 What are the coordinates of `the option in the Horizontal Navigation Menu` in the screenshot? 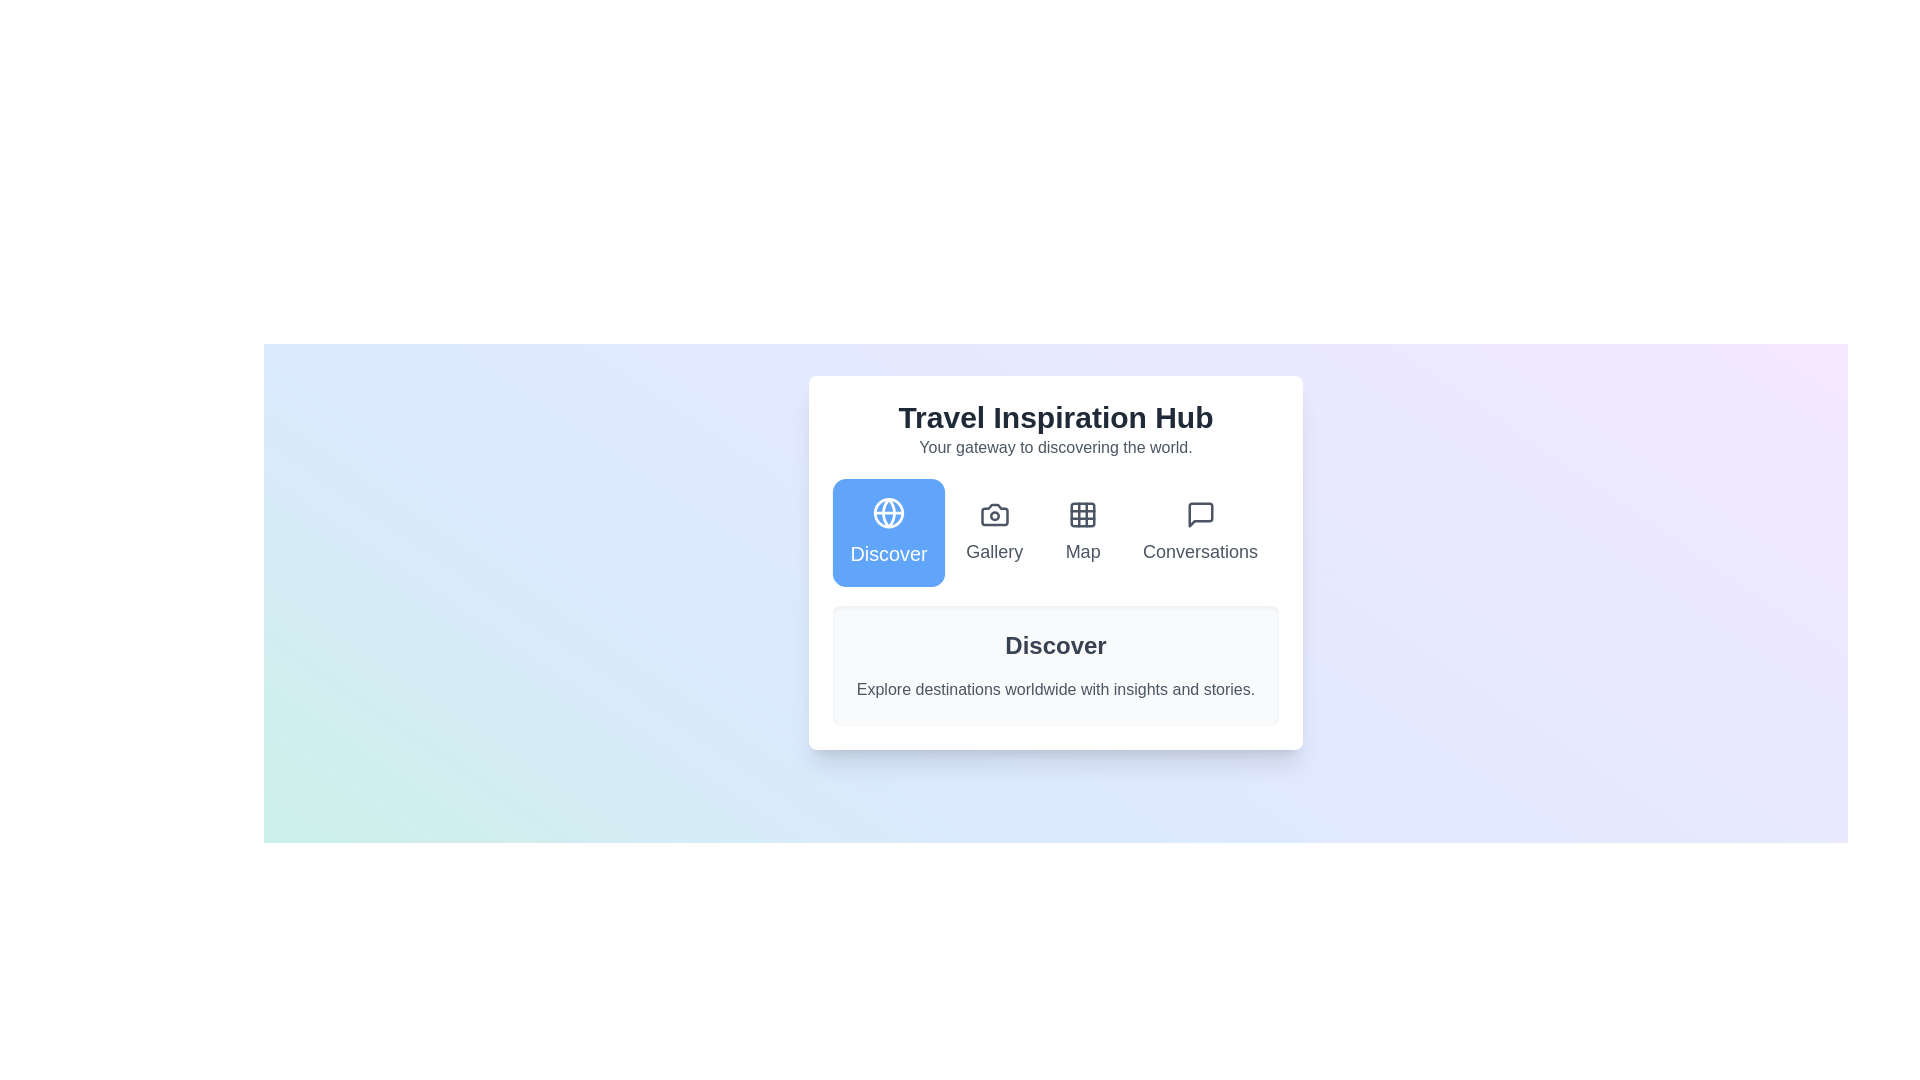 It's located at (1055, 531).